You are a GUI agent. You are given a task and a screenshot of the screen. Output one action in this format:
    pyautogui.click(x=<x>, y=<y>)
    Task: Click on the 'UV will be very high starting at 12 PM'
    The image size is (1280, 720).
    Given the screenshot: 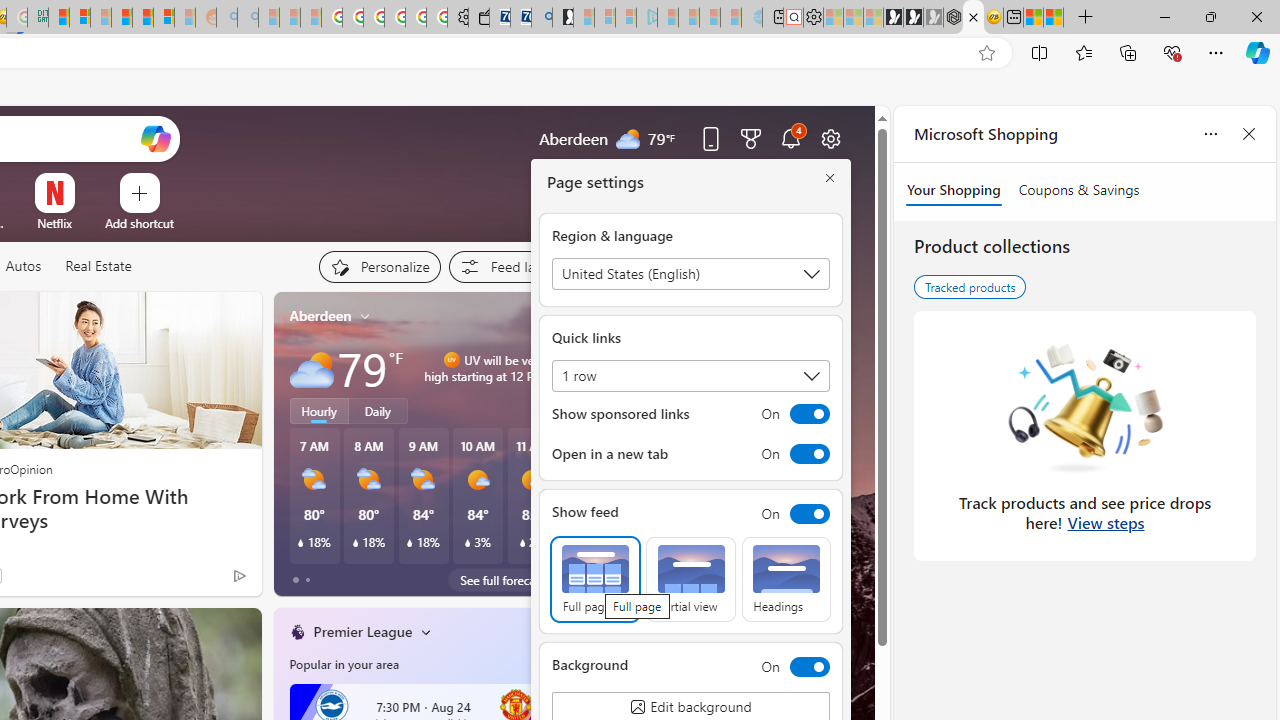 What is the action you would take?
    pyautogui.click(x=551, y=367)
    